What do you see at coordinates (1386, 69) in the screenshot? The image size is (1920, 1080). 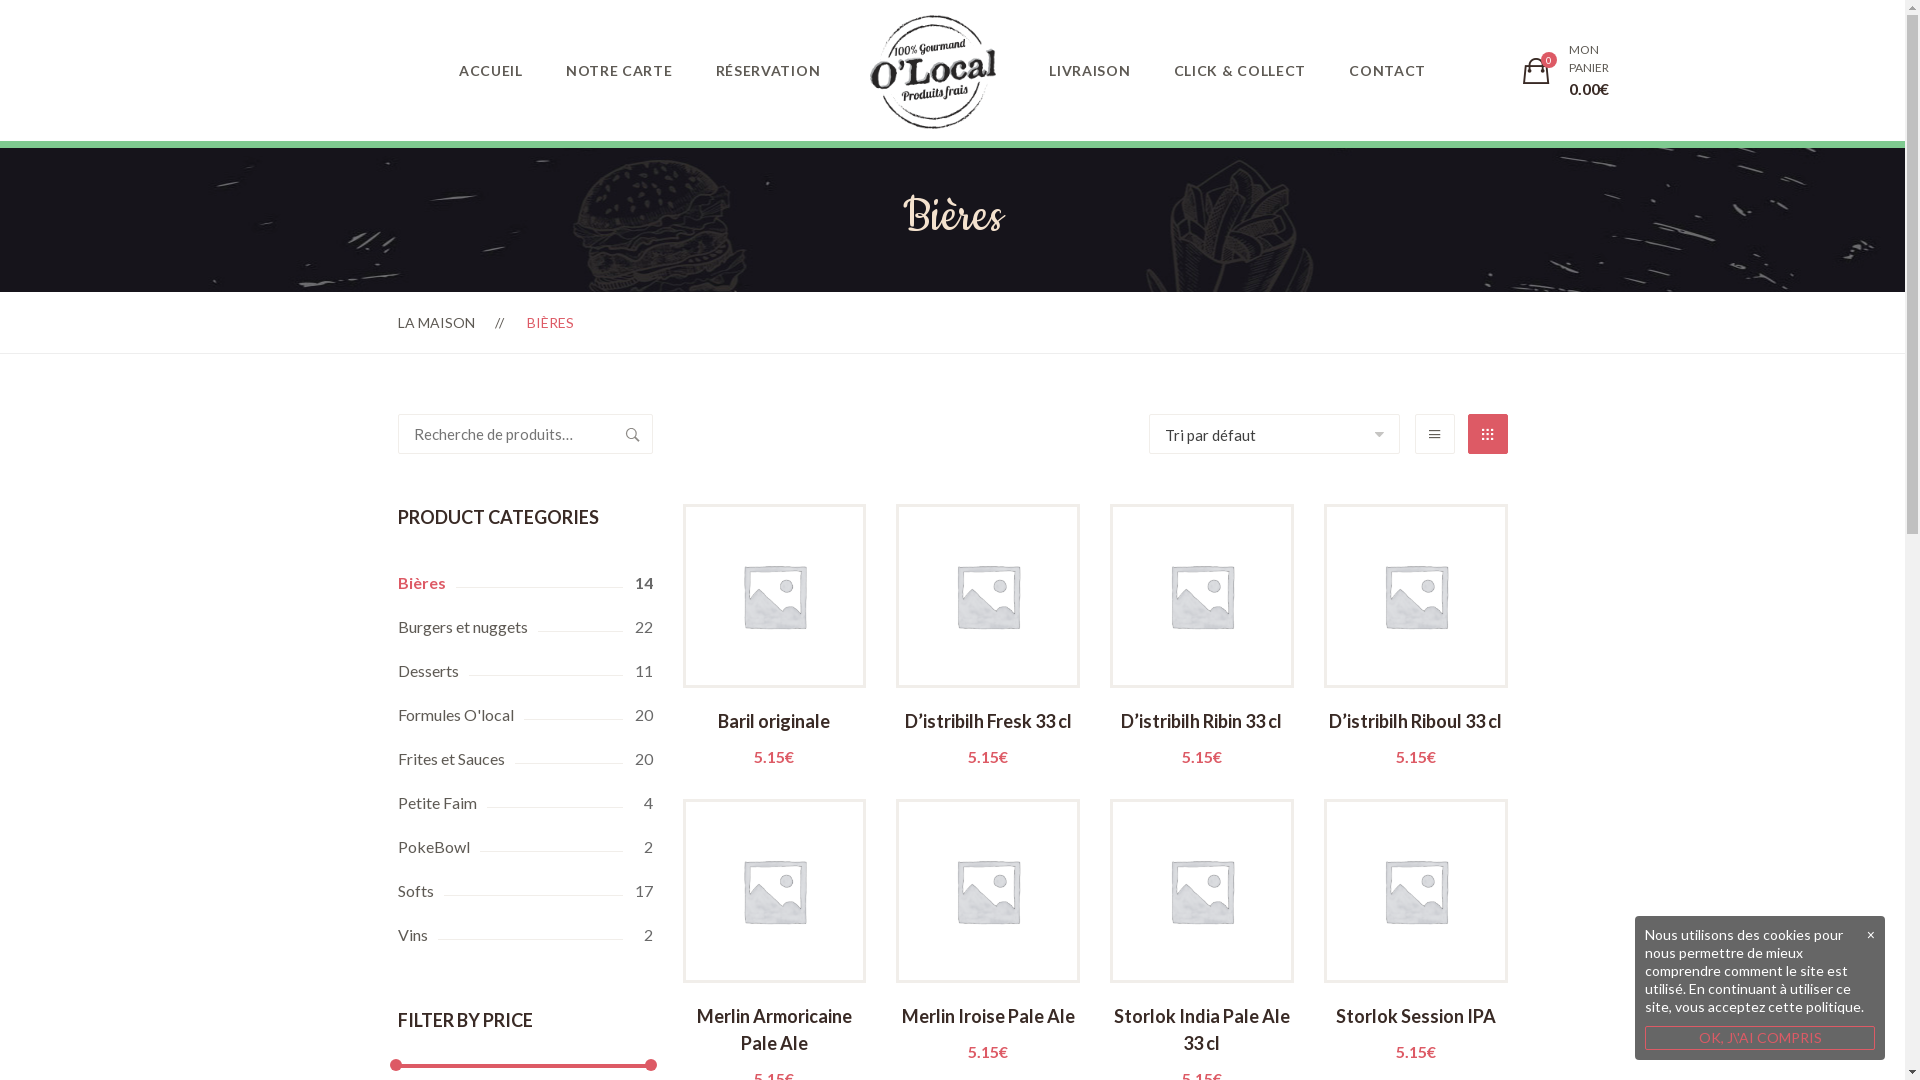 I see `'CONTACT'` at bounding box center [1386, 69].